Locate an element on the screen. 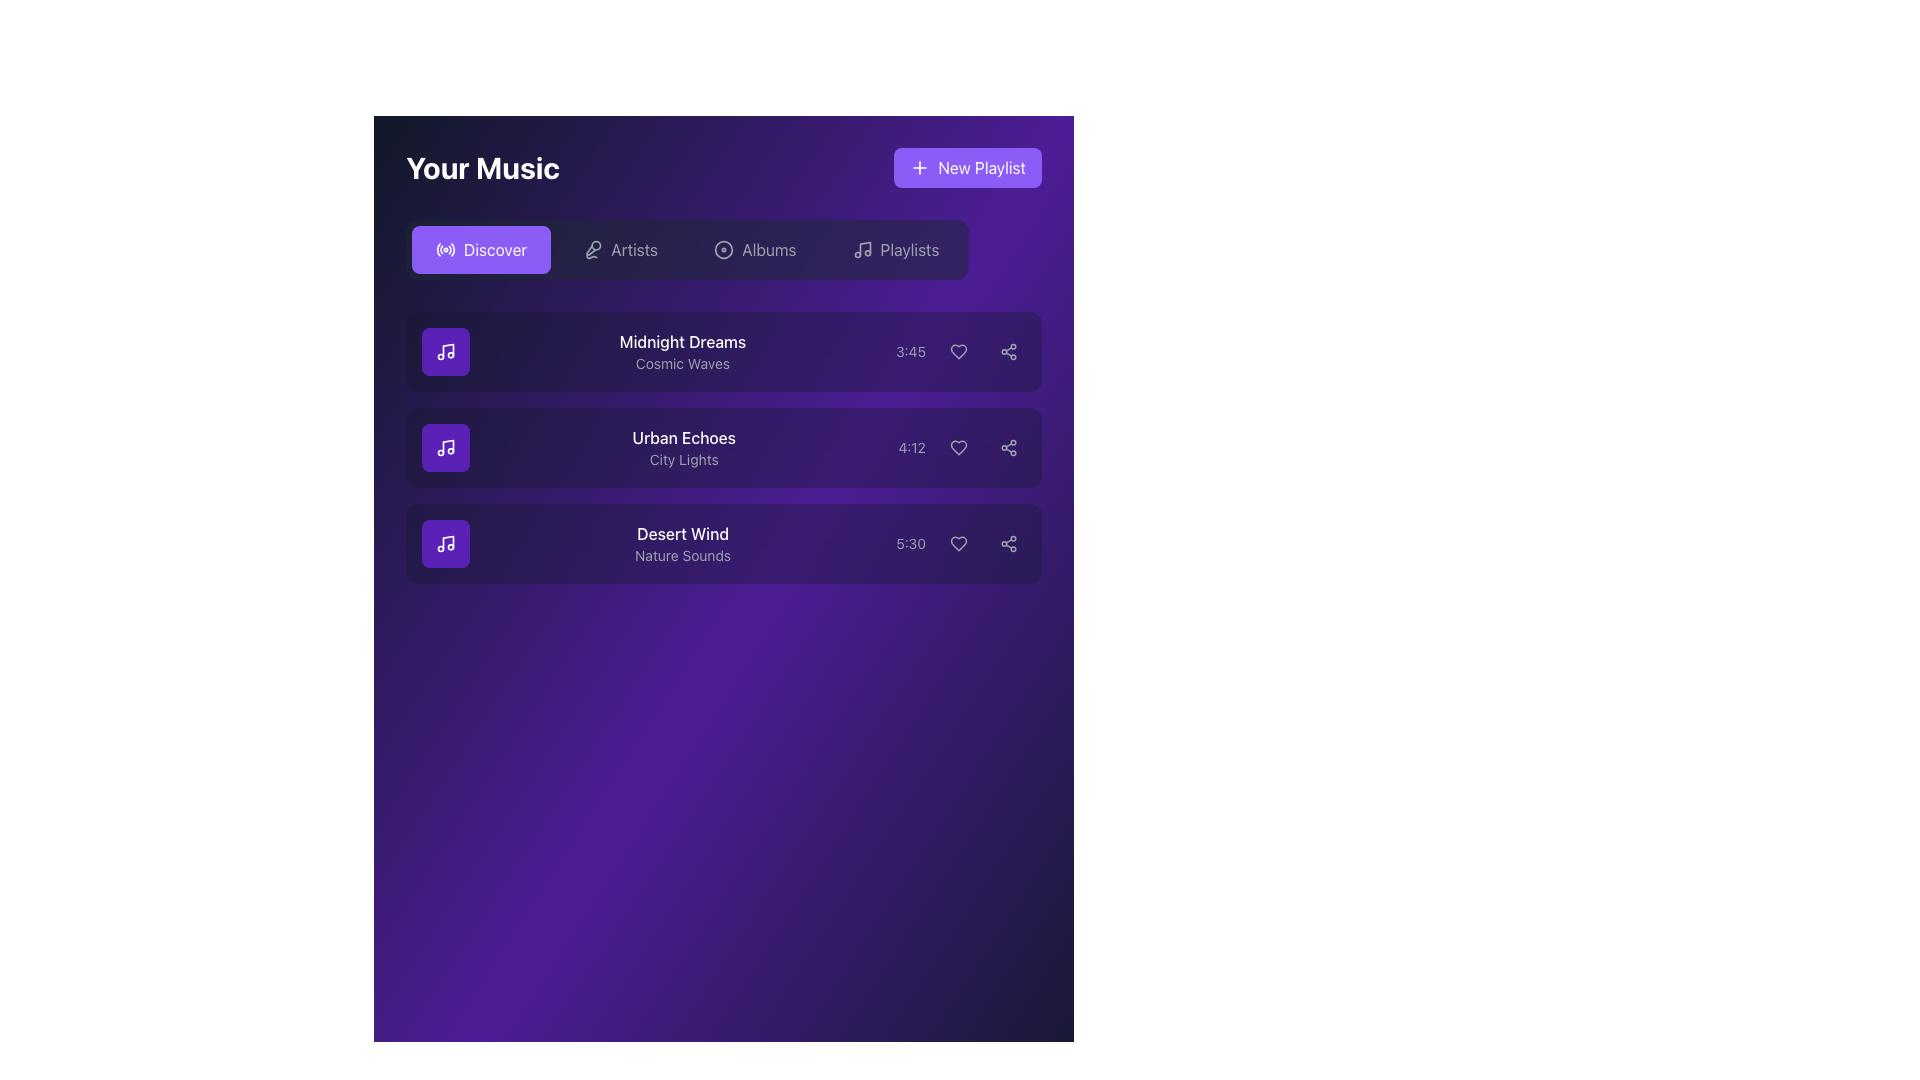 This screenshot has width=1920, height=1080. the circular share button, which is the second interactive button in the row for the music track 'Urban Echoes', located to the far right adjacent to the heart icon is located at coordinates (1008, 446).